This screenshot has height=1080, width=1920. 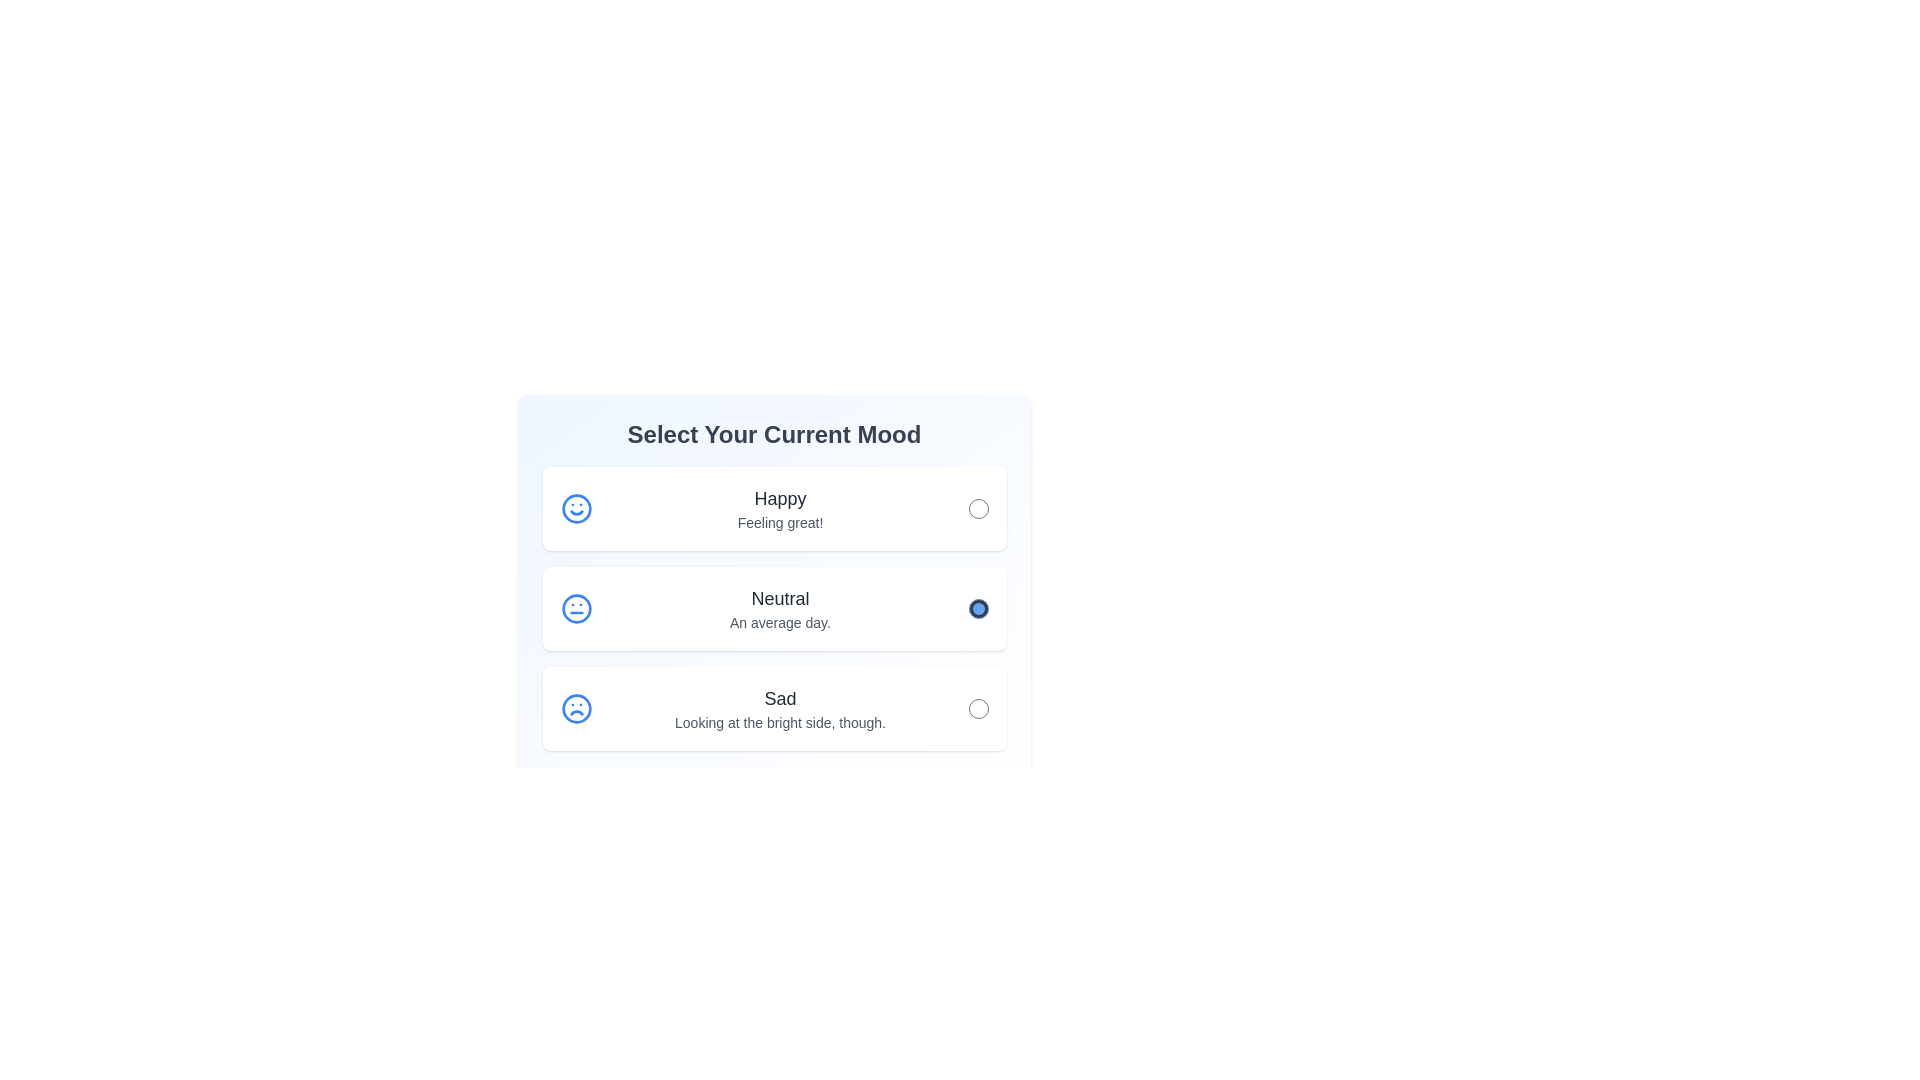 What do you see at coordinates (779, 608) in the screenshot?
I see `the 'Neutral' text label element, which is the second option in a list of mood options, displaying 'Neutral' in dark gray and 'An average day.' in lighter gray` at bounding box center [779, 608].